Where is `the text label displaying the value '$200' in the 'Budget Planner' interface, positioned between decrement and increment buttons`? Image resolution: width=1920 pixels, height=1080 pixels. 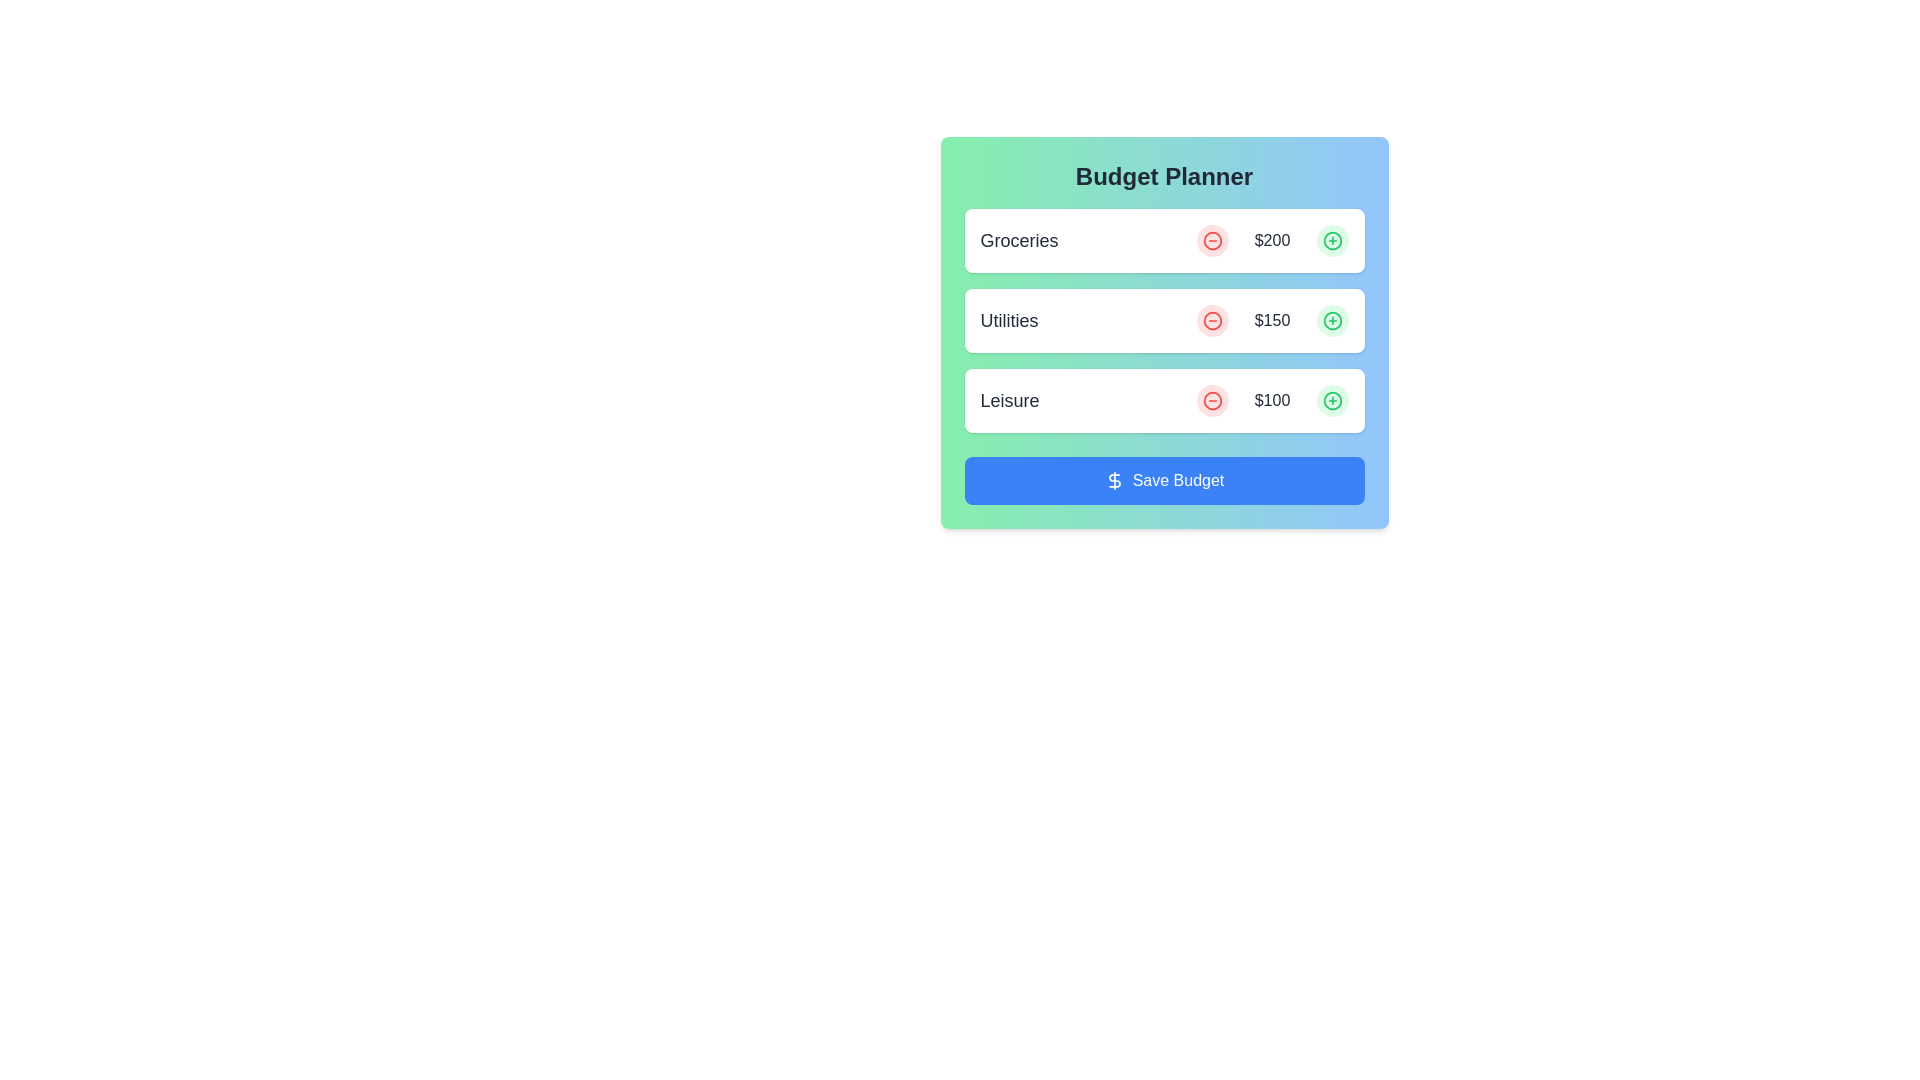
the text label displaying the value '$200' in the 'Budget Planner' interface, positioned between decrement and increment buttons is located at coordinates (1271, 239).